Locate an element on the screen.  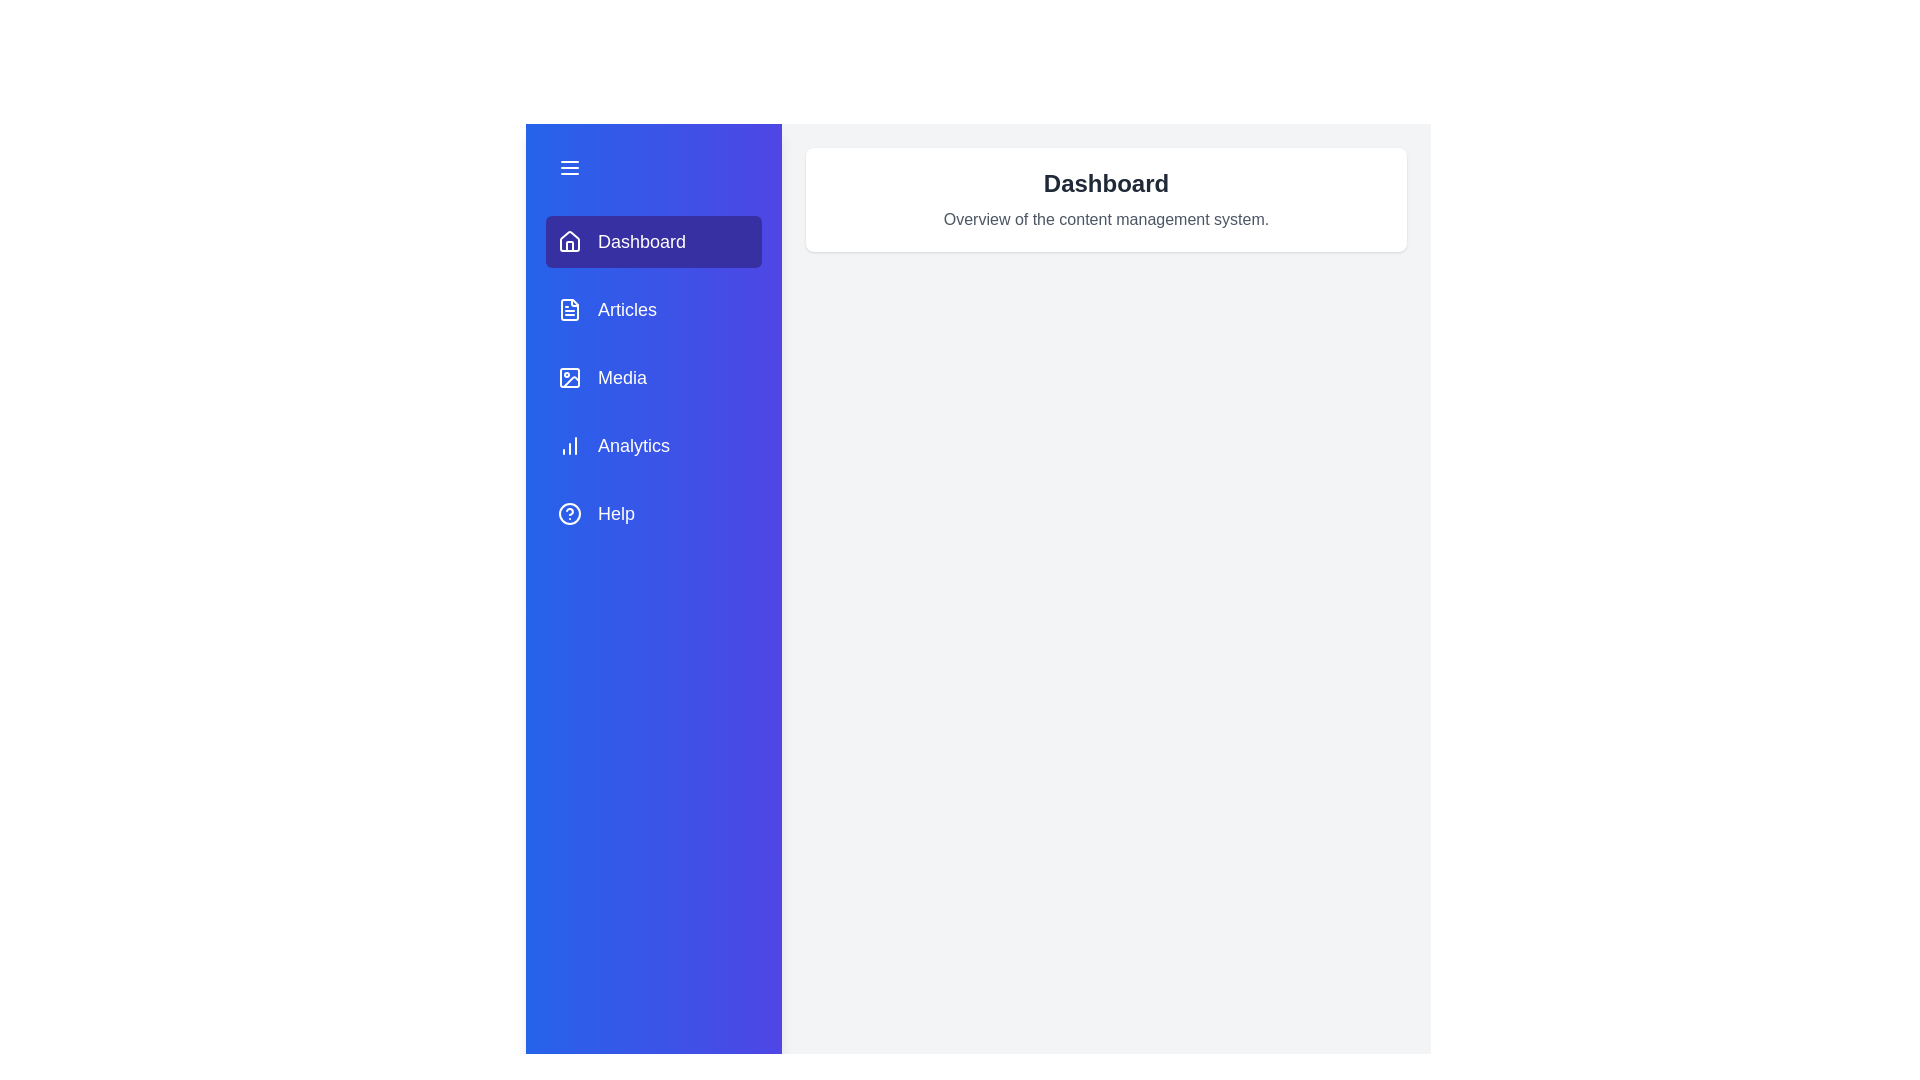
the tab labeled Help to change the active section is located at coordinates (653, 512).